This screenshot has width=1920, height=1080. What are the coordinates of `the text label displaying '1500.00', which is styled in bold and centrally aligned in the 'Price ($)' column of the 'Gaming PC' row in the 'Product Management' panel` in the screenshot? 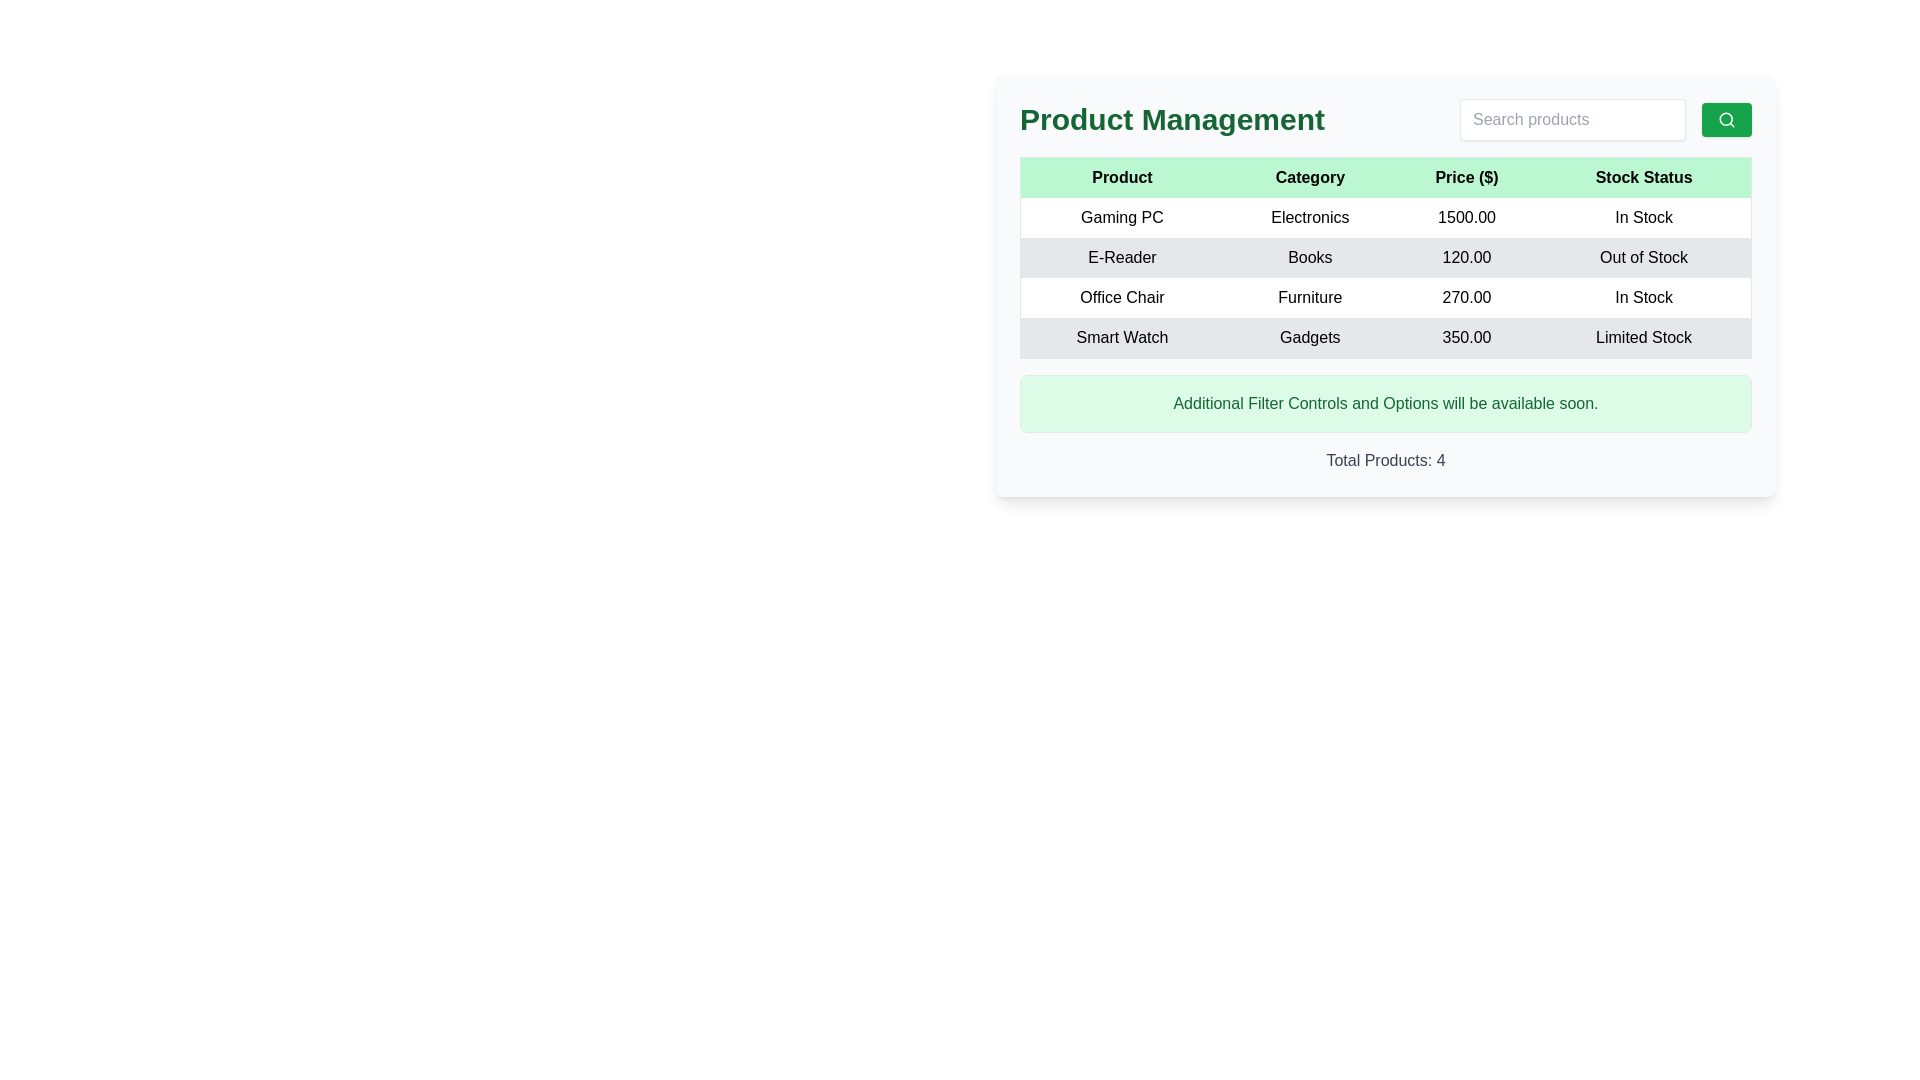 It's located at (1467, 218).